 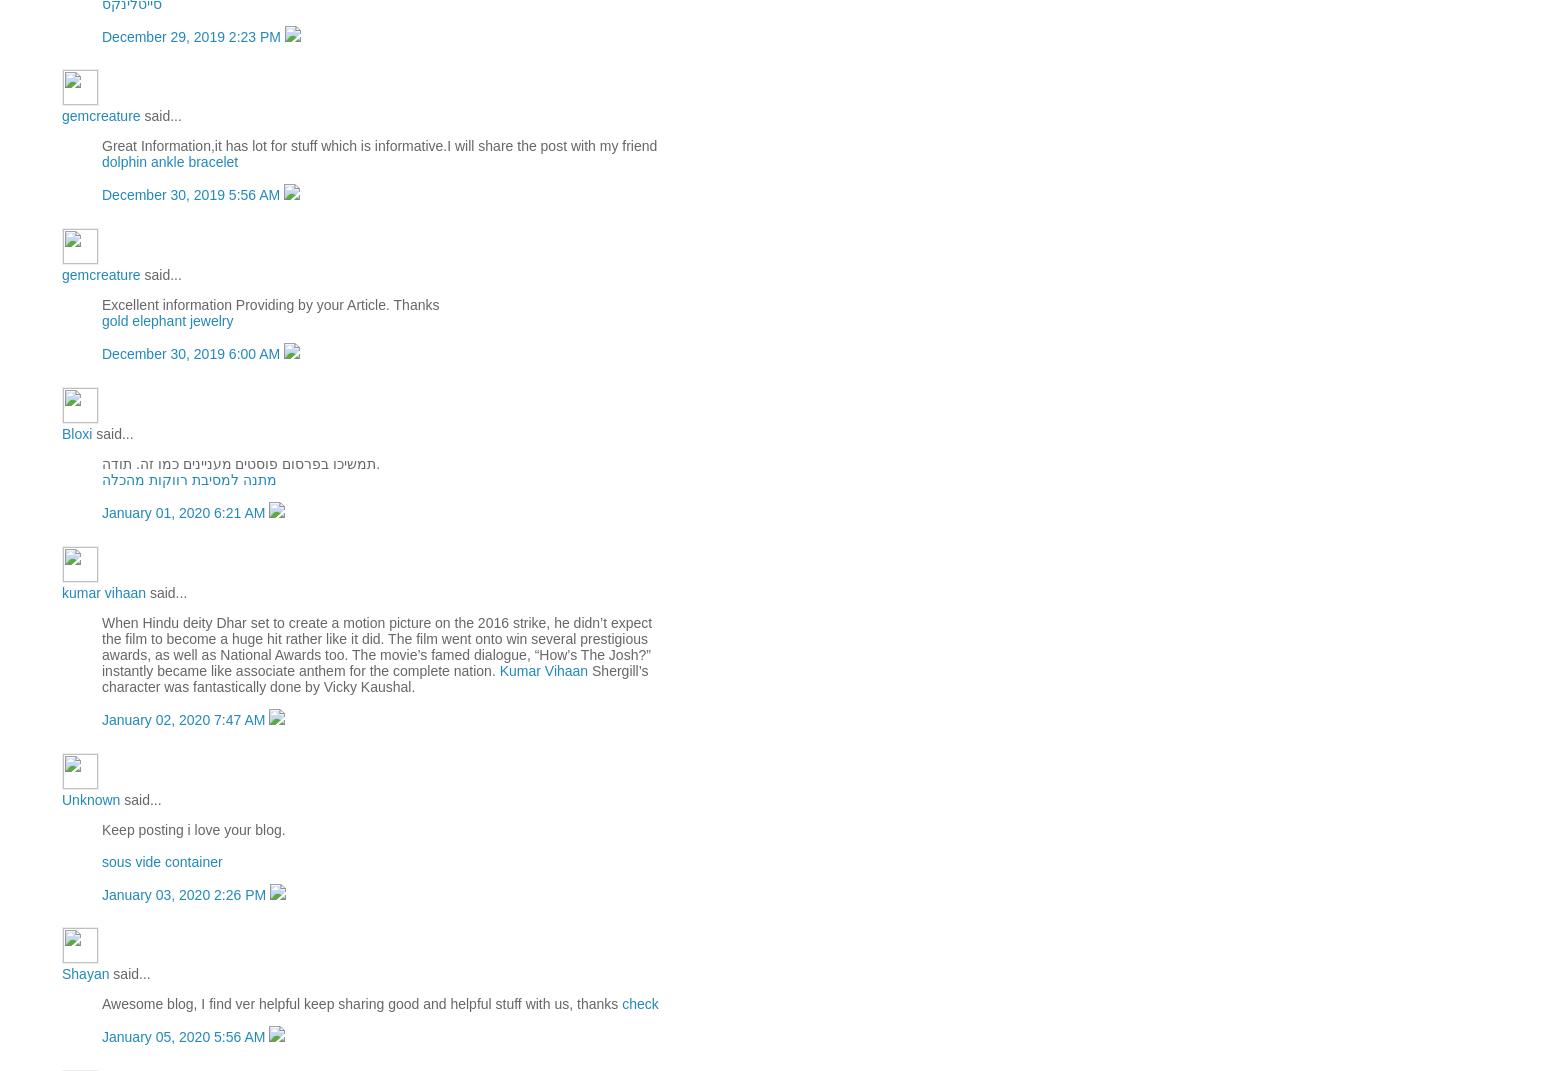 I want to click on 'Bloxi', so click(x=75, y=433).